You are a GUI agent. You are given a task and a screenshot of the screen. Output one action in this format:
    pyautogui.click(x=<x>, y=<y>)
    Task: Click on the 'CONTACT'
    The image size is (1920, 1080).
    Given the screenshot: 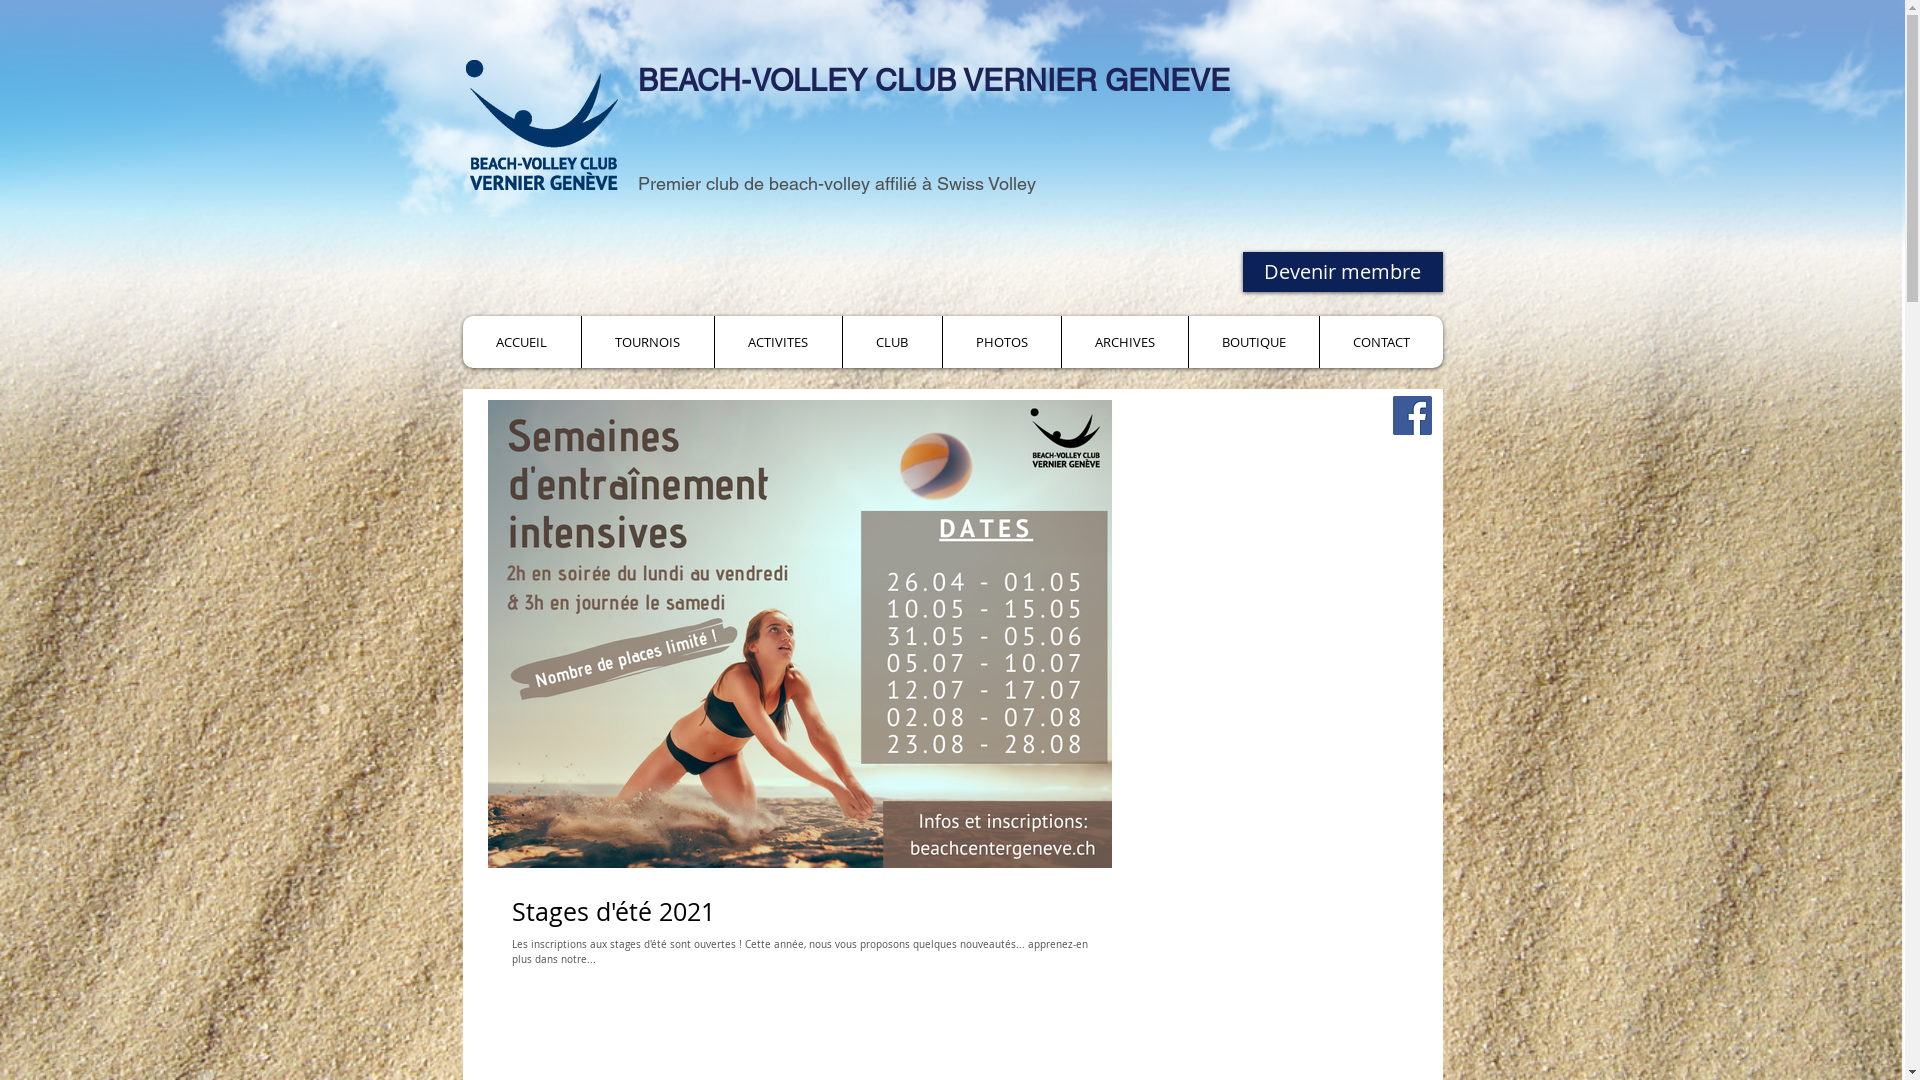 What is the action you would take?
    pyautogui.click(x=1379, y=341)
    